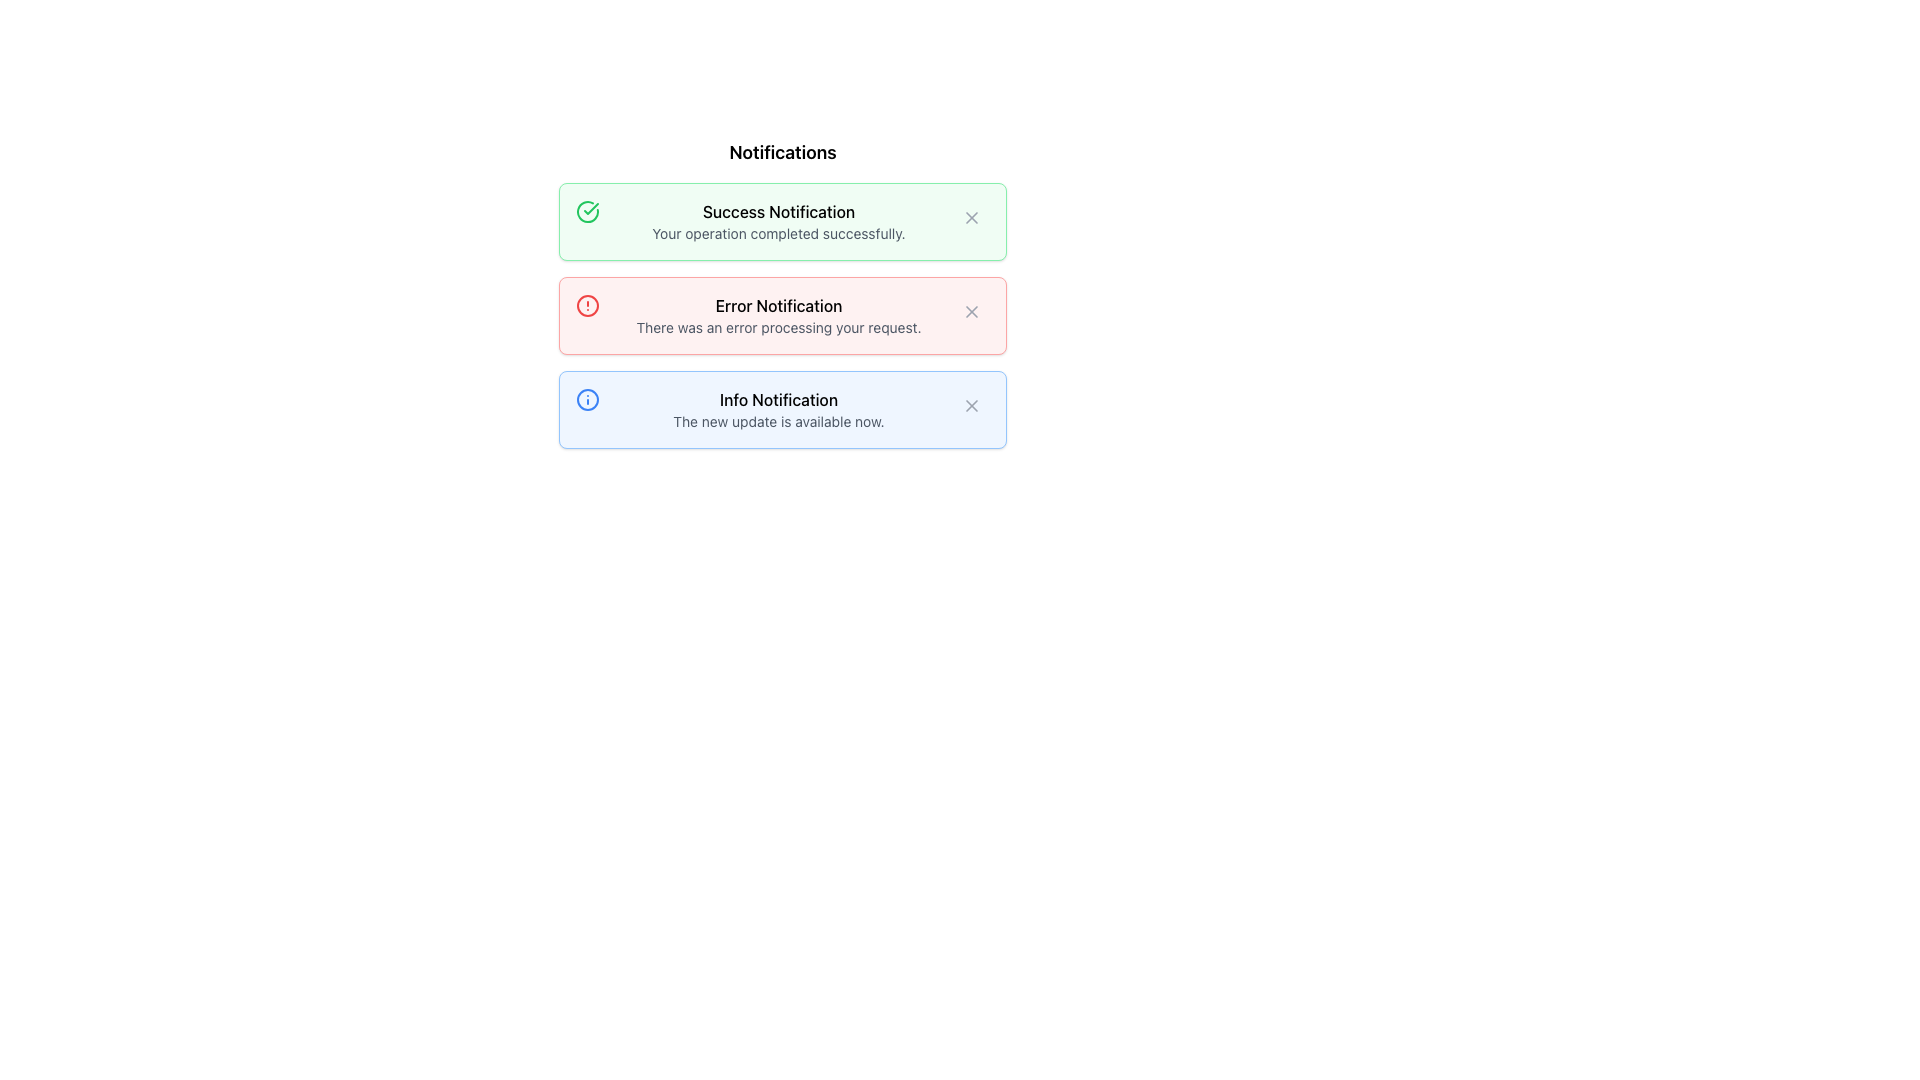 This screenshot has width=1920, height=1080. Describe the element at coordinates (777, 233) in the screenshot. I see `the text message that says 'Your operation completed successfully.' located in the green-highlighted notification box below the 'Success Notification' header` at that location.